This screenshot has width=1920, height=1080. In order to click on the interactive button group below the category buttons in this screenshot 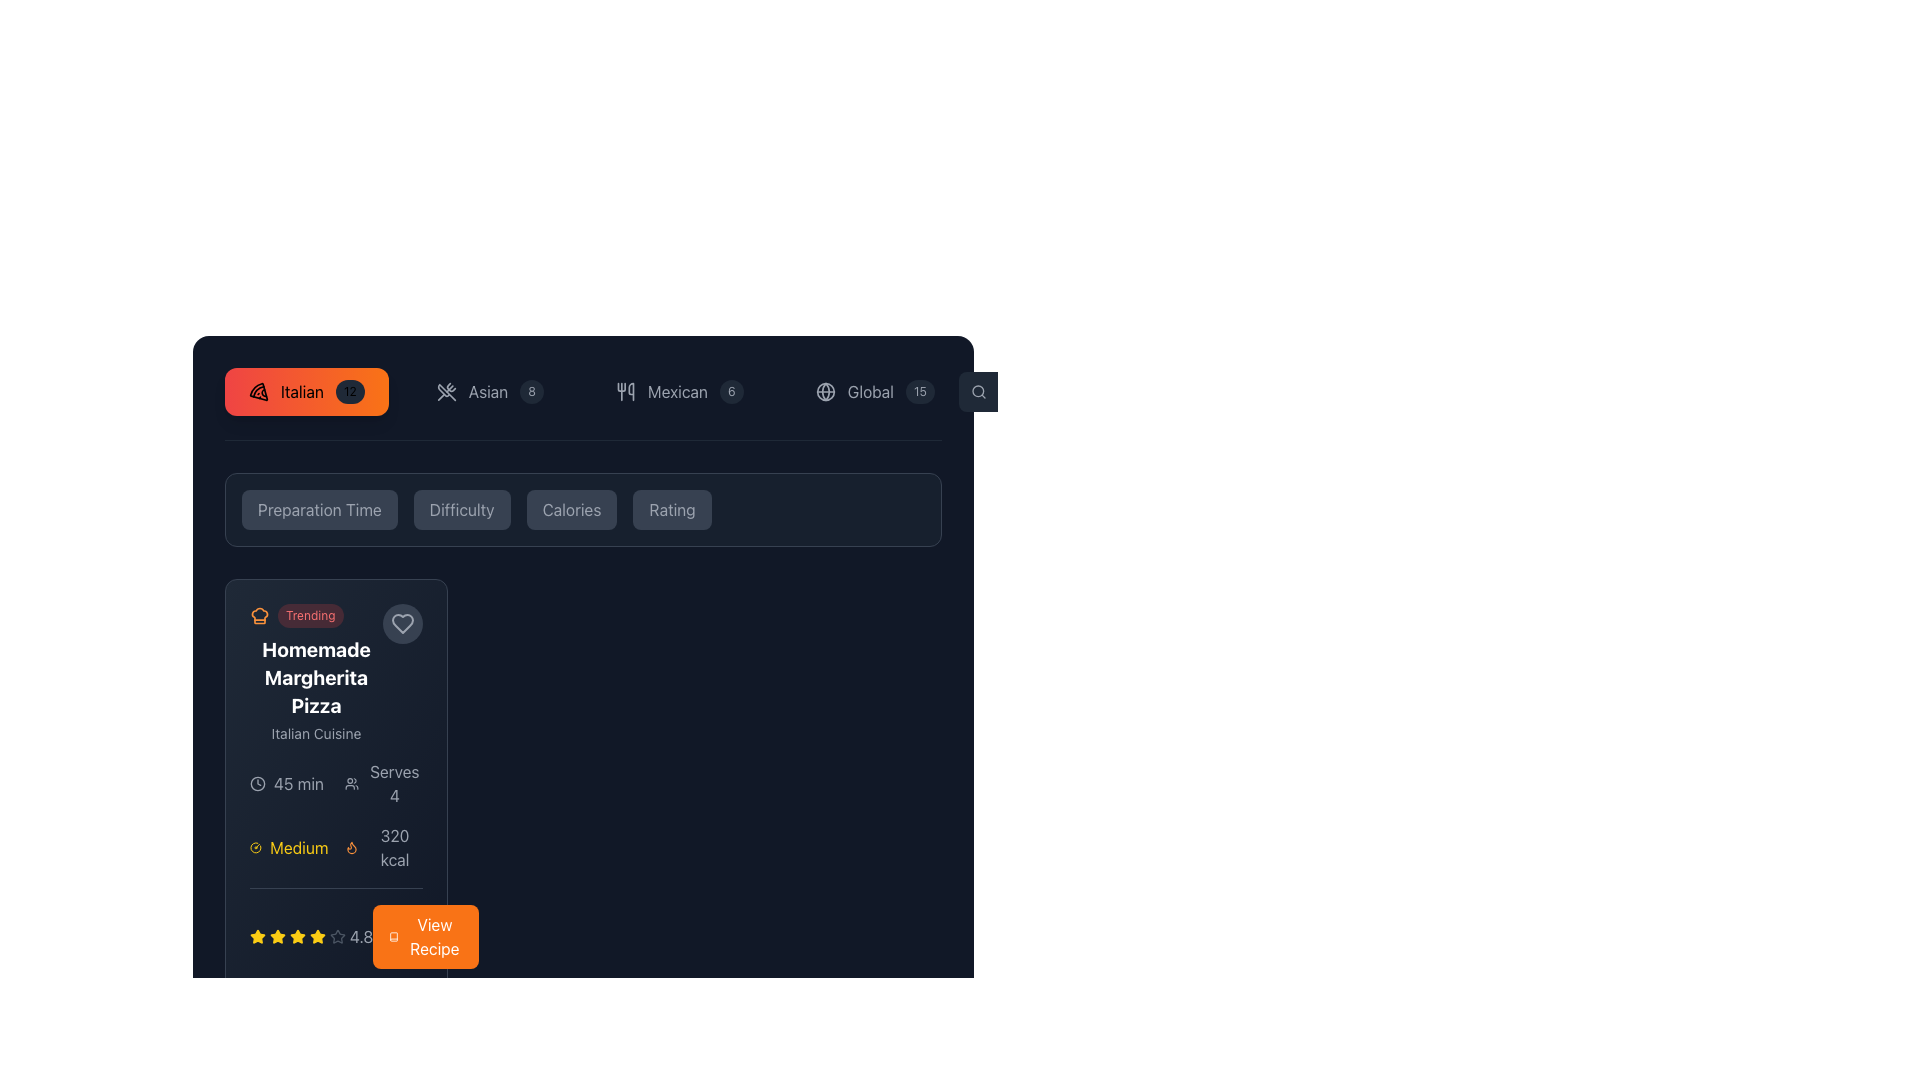, I will do `click(582, 508)`.